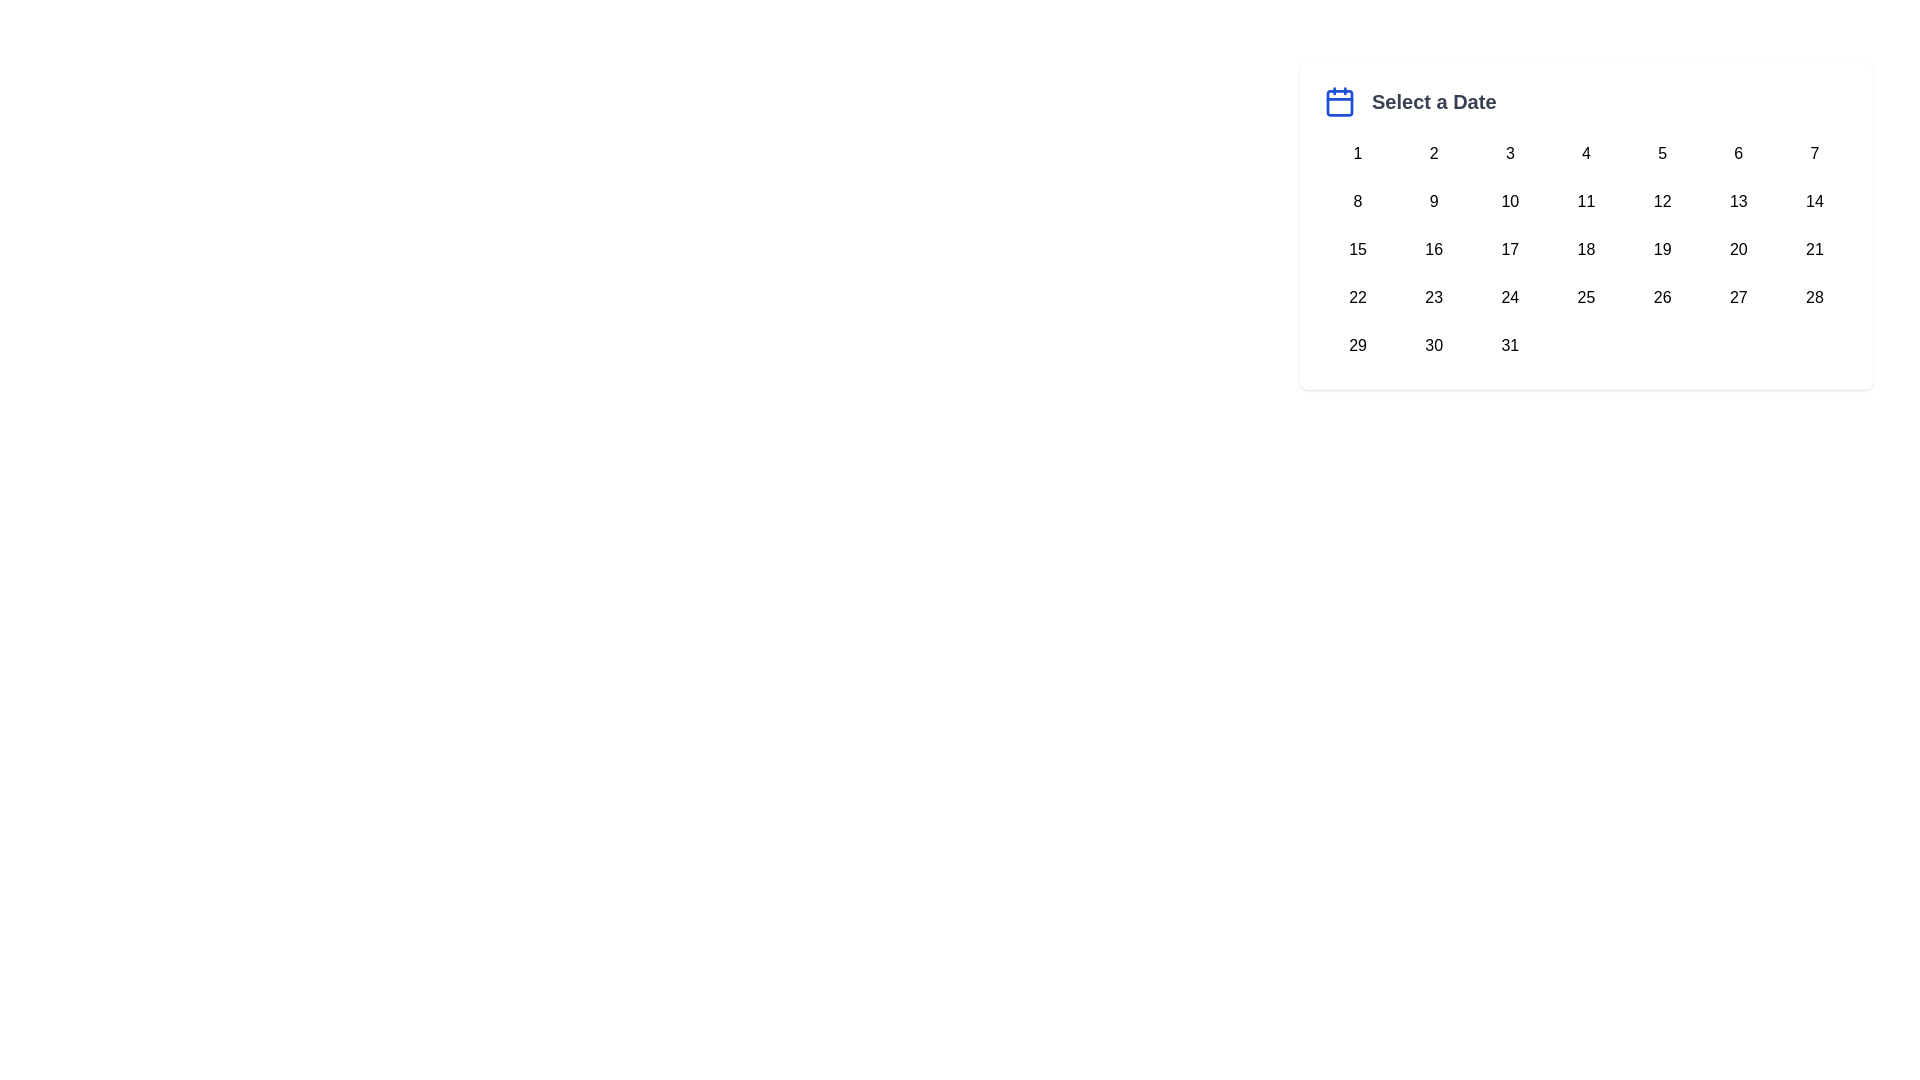 The height and width of the screenshot is (1080, 1920). What do you see at coordinates (1737, 201) in the screenshot?
I see `the rectangular button displaying the number '13' in a calendar interface` at bounding box center [1737, 201].